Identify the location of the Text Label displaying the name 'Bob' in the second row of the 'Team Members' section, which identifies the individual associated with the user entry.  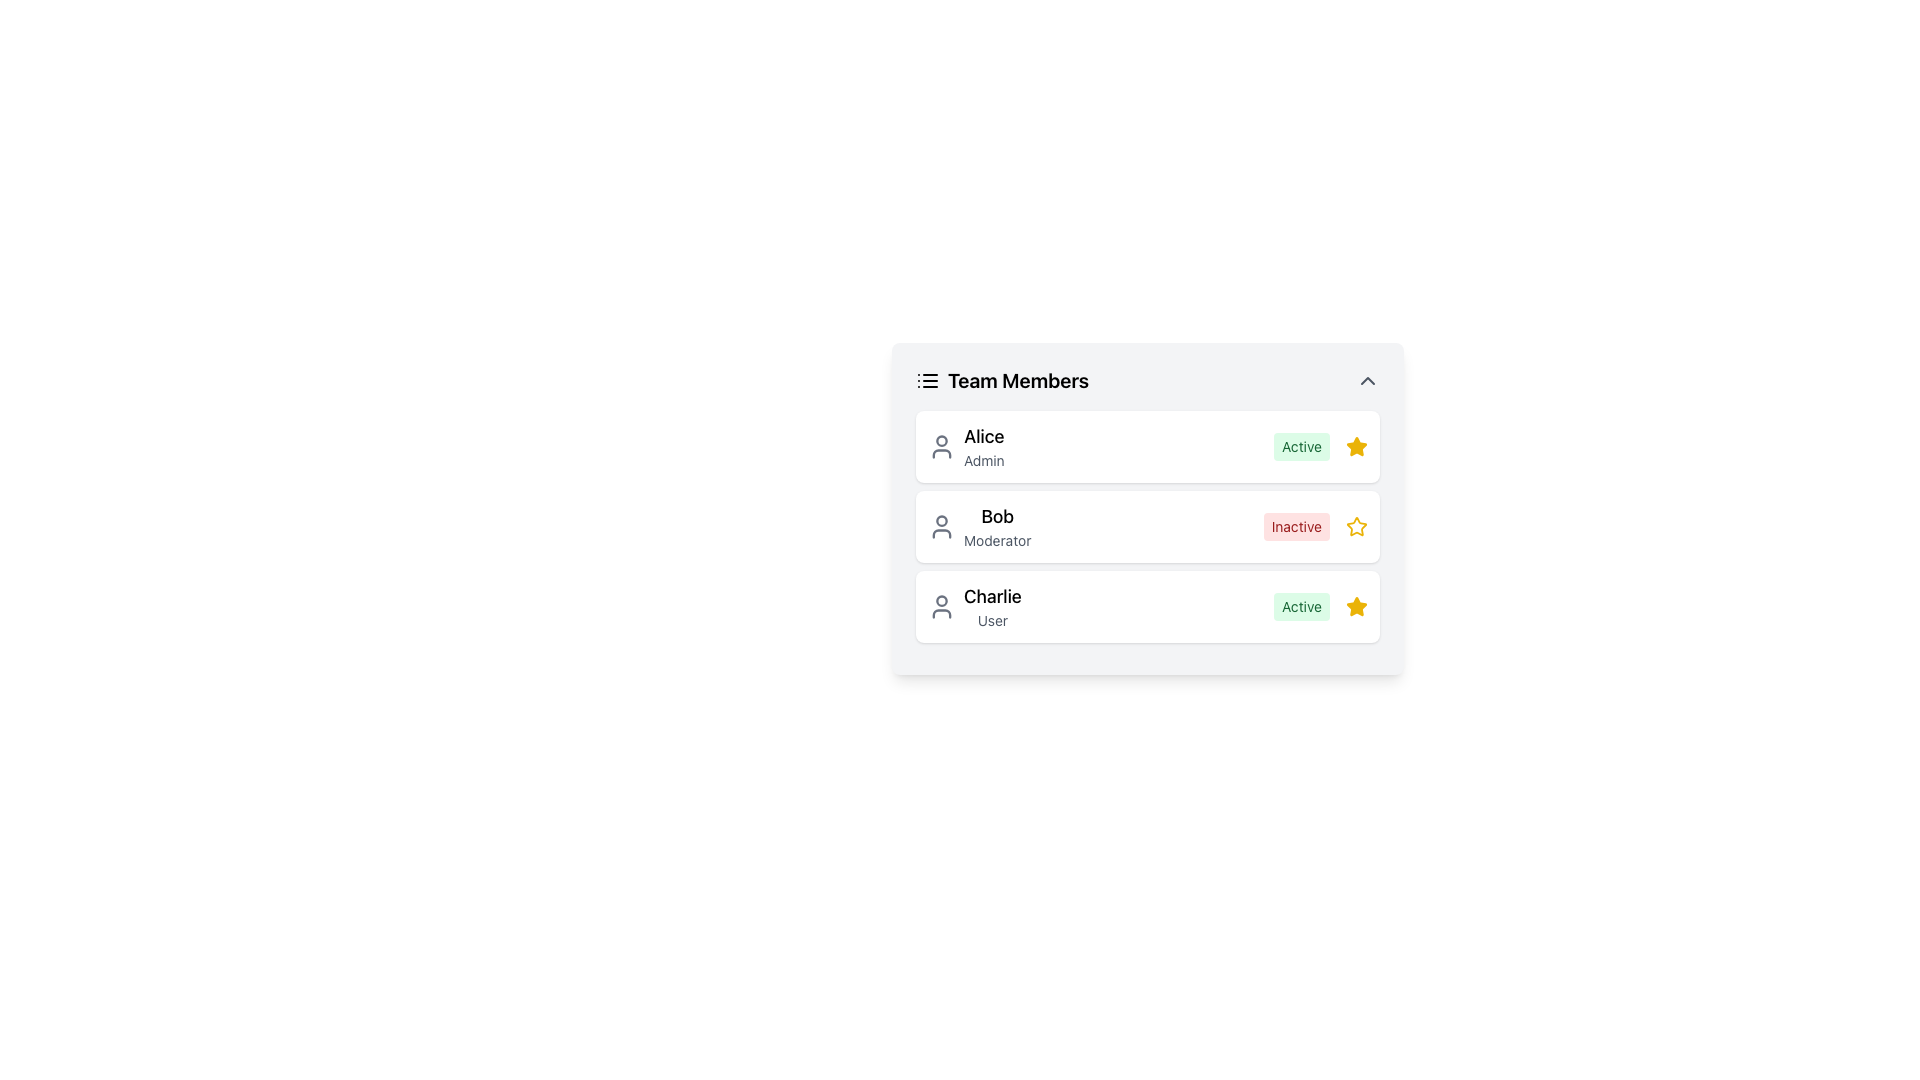
(997, 515).